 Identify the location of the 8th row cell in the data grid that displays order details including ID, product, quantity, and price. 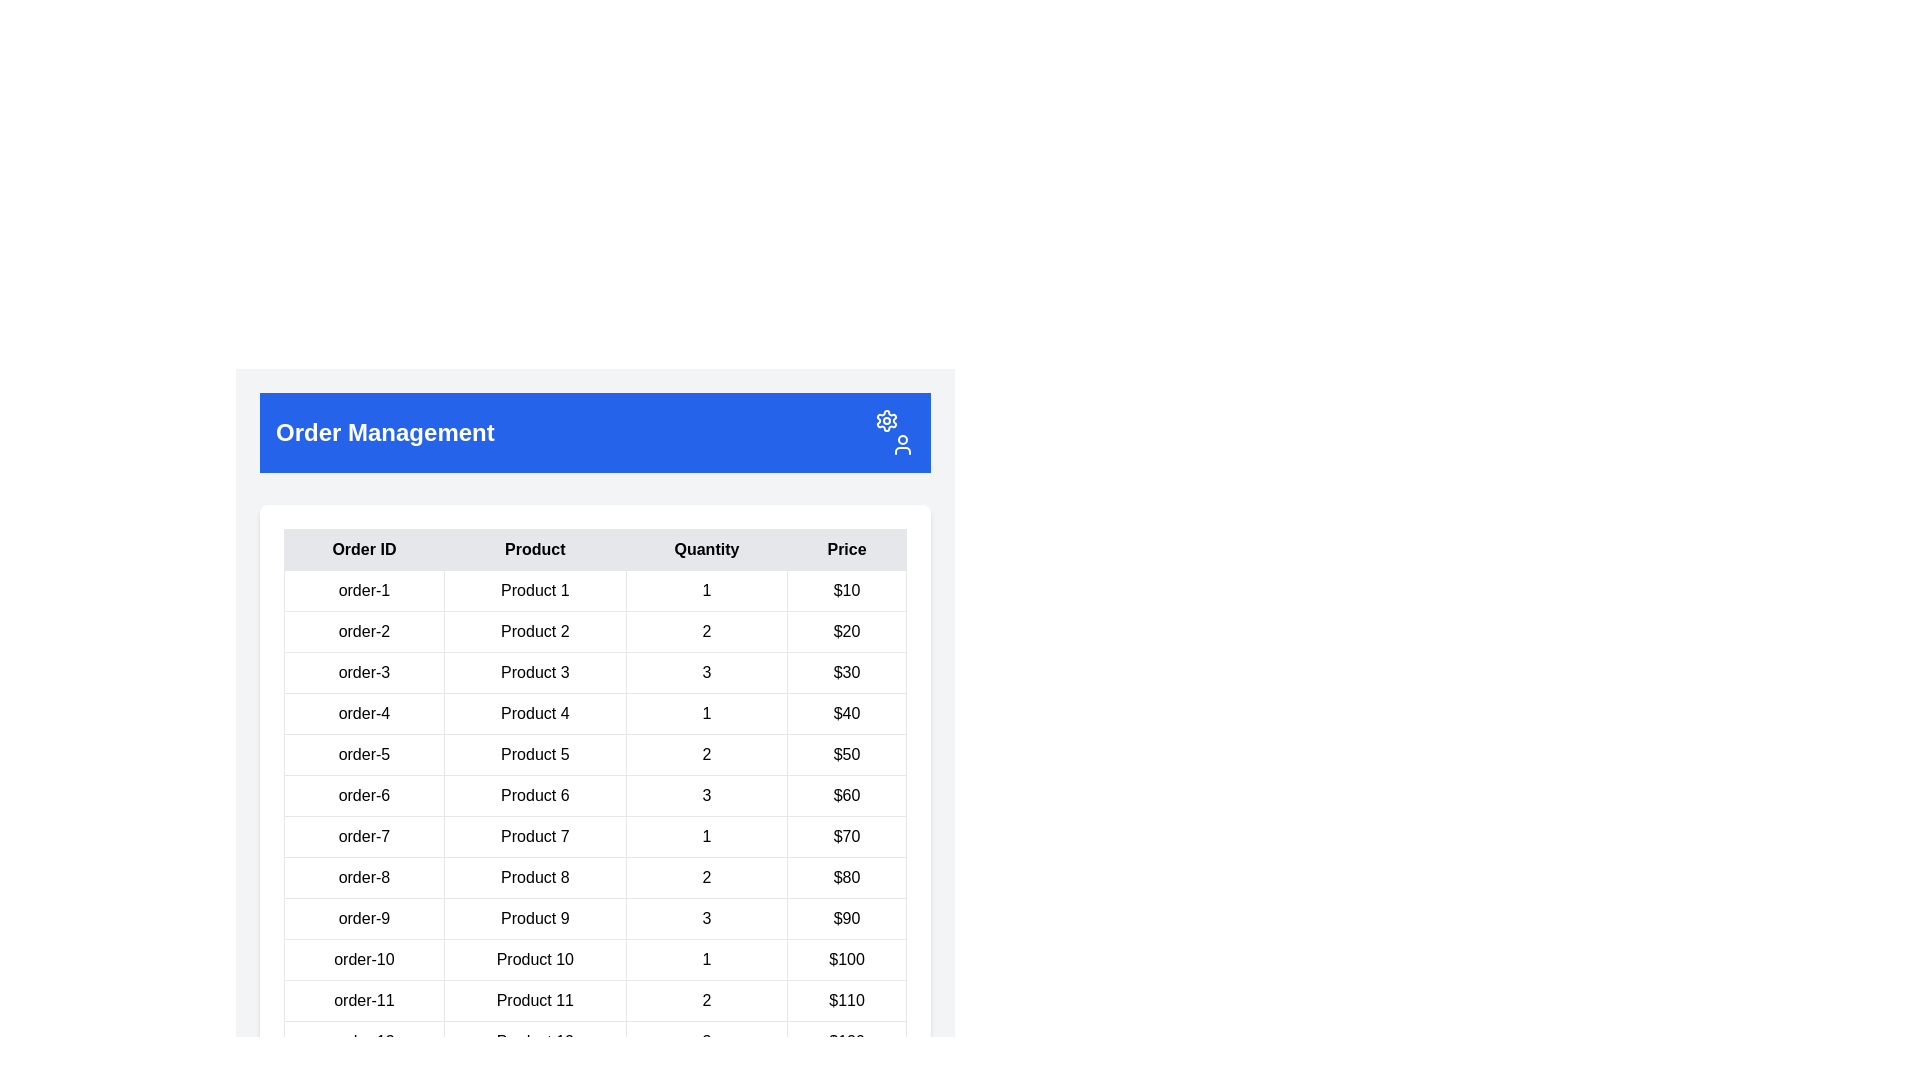
(594, 877).